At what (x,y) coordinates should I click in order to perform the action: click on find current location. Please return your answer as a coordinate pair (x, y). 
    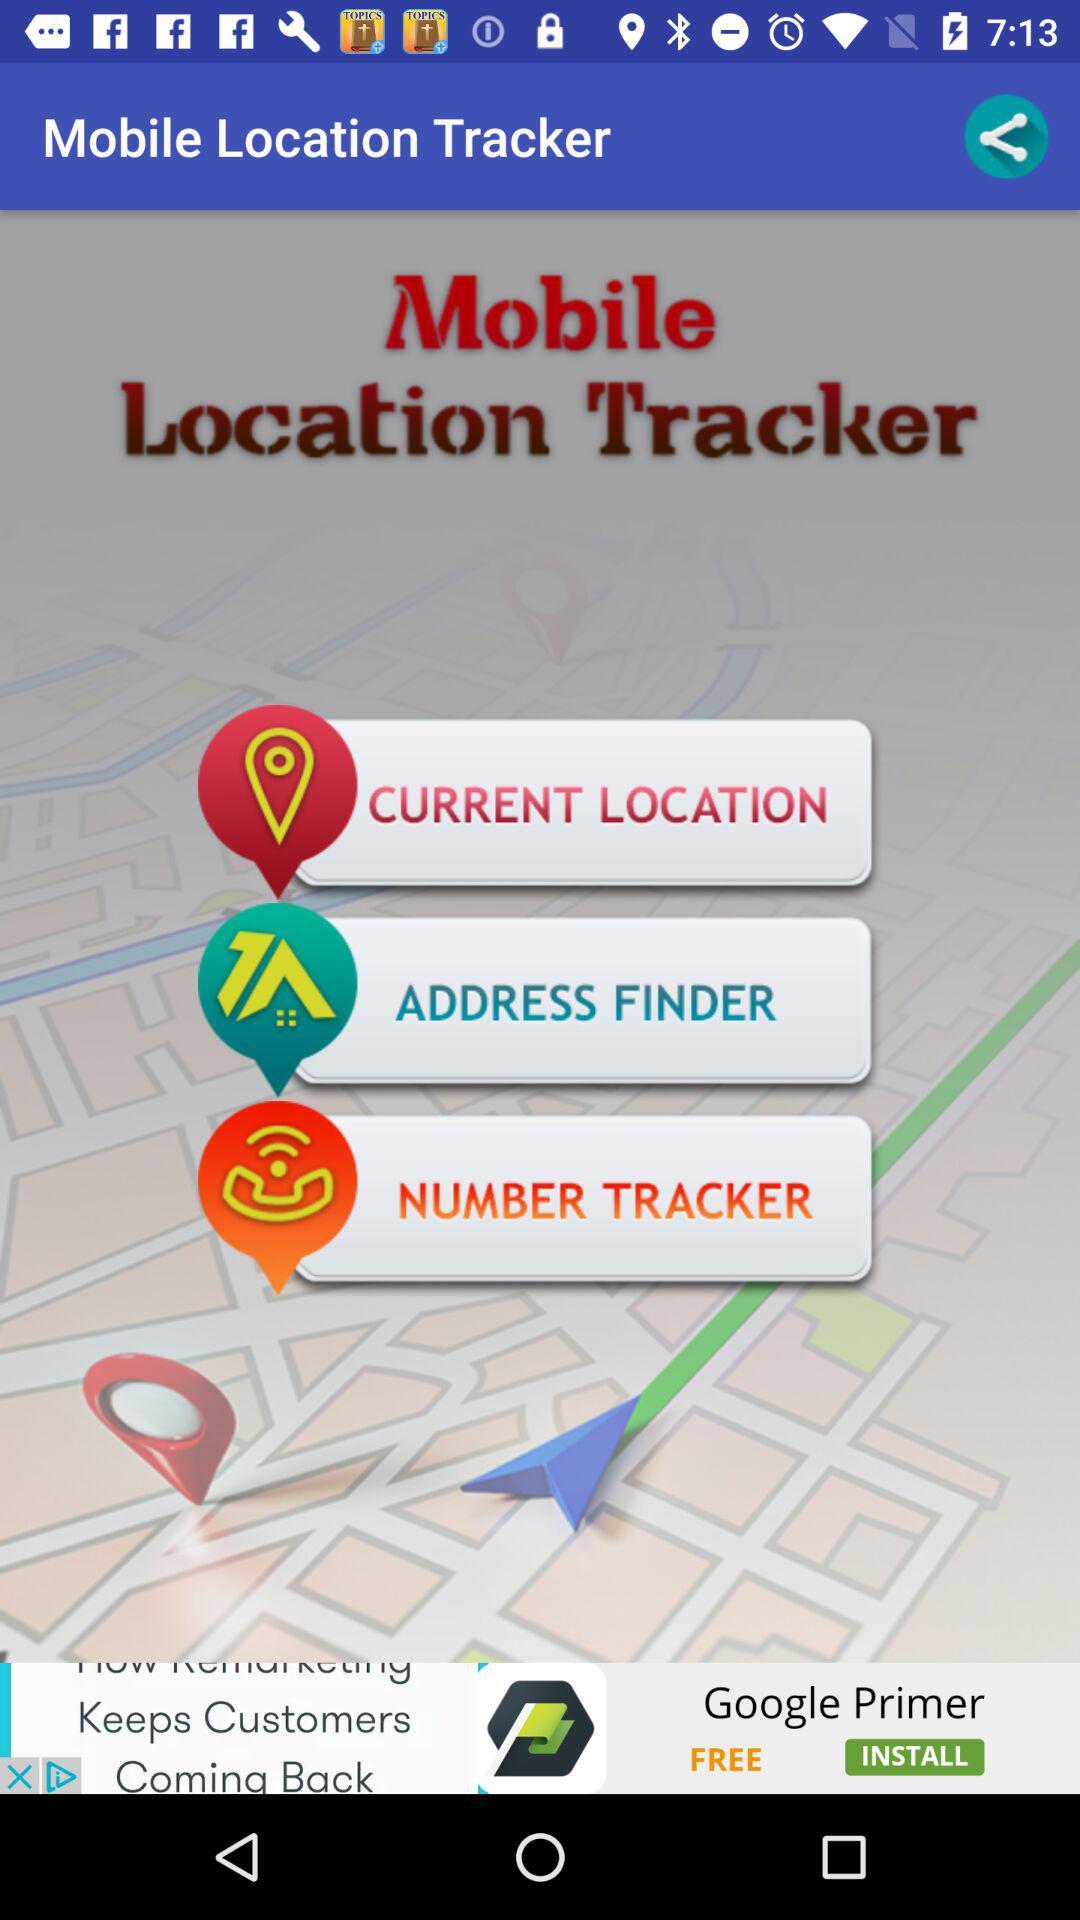
    Looking at the image, I should click on (540, 804).